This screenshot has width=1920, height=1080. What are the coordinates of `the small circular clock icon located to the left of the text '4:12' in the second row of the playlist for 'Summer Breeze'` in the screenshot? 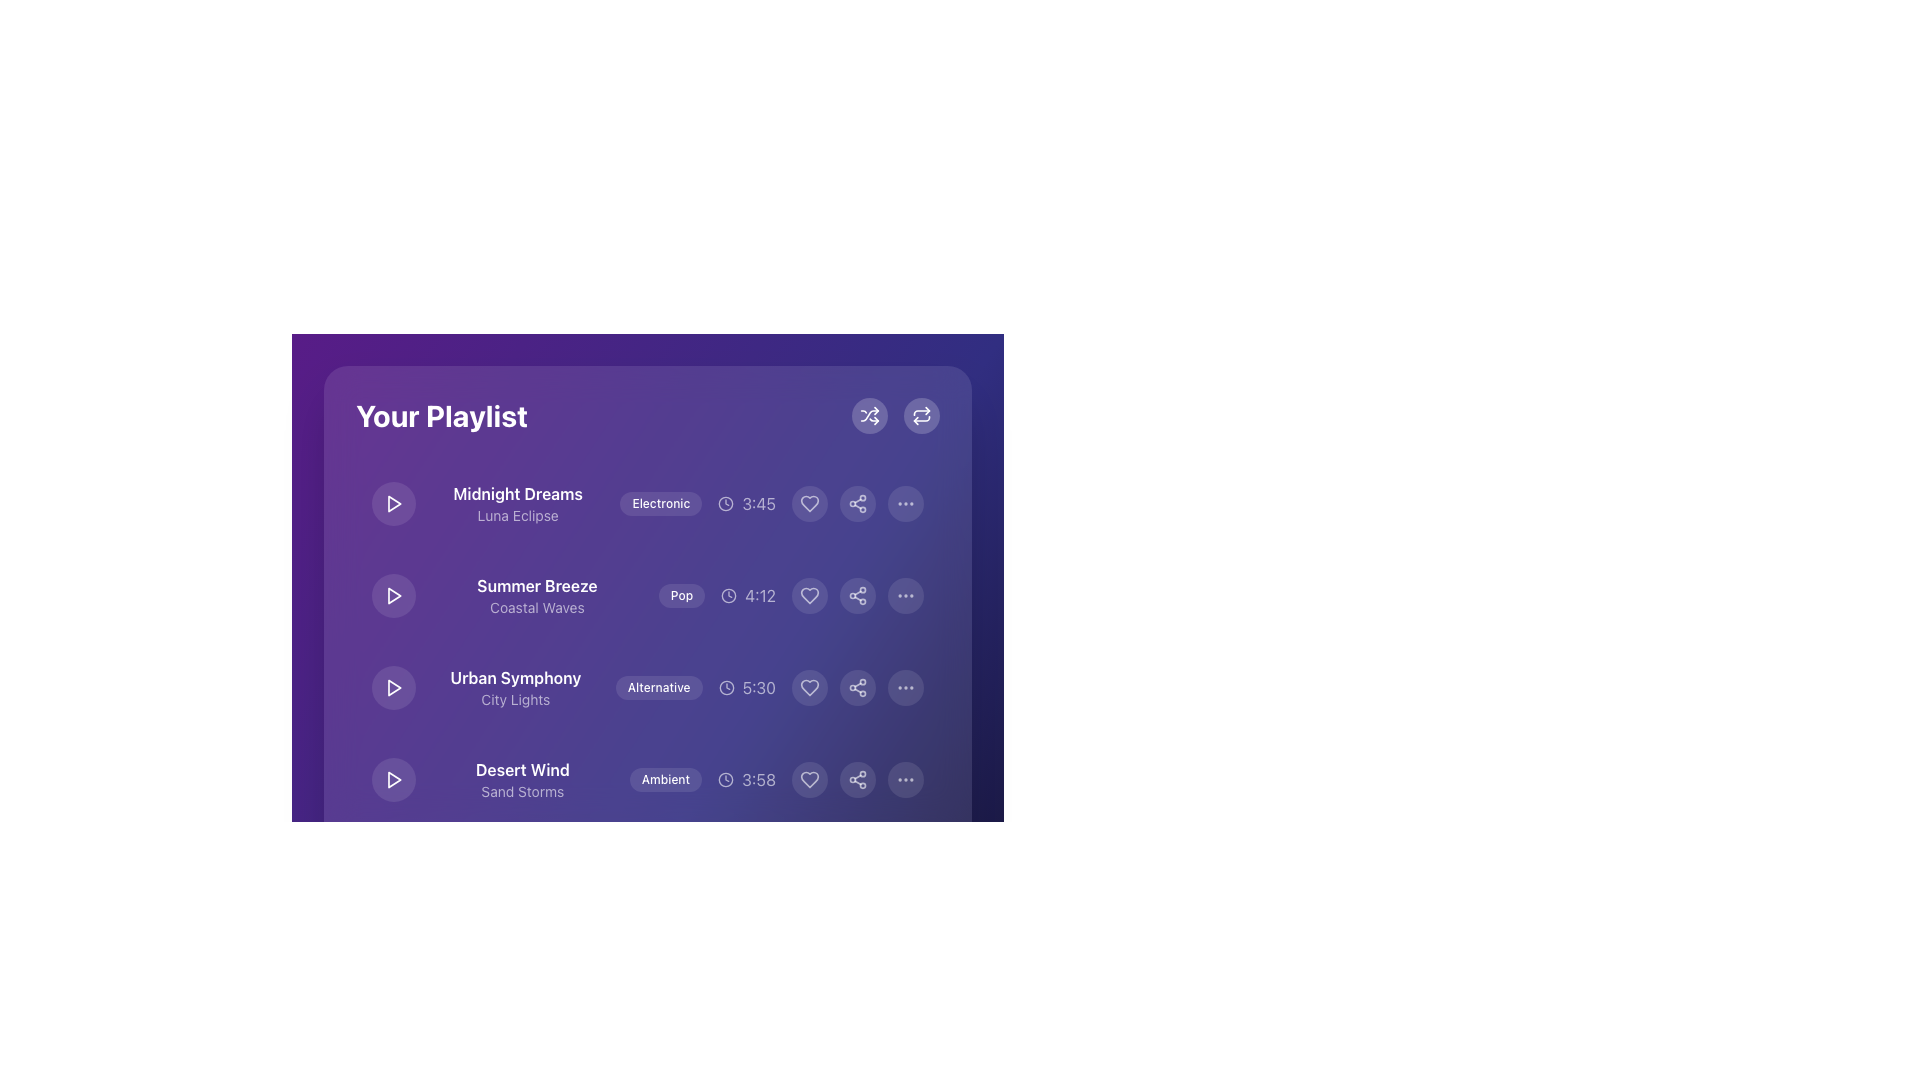 It's located at (728, 595).